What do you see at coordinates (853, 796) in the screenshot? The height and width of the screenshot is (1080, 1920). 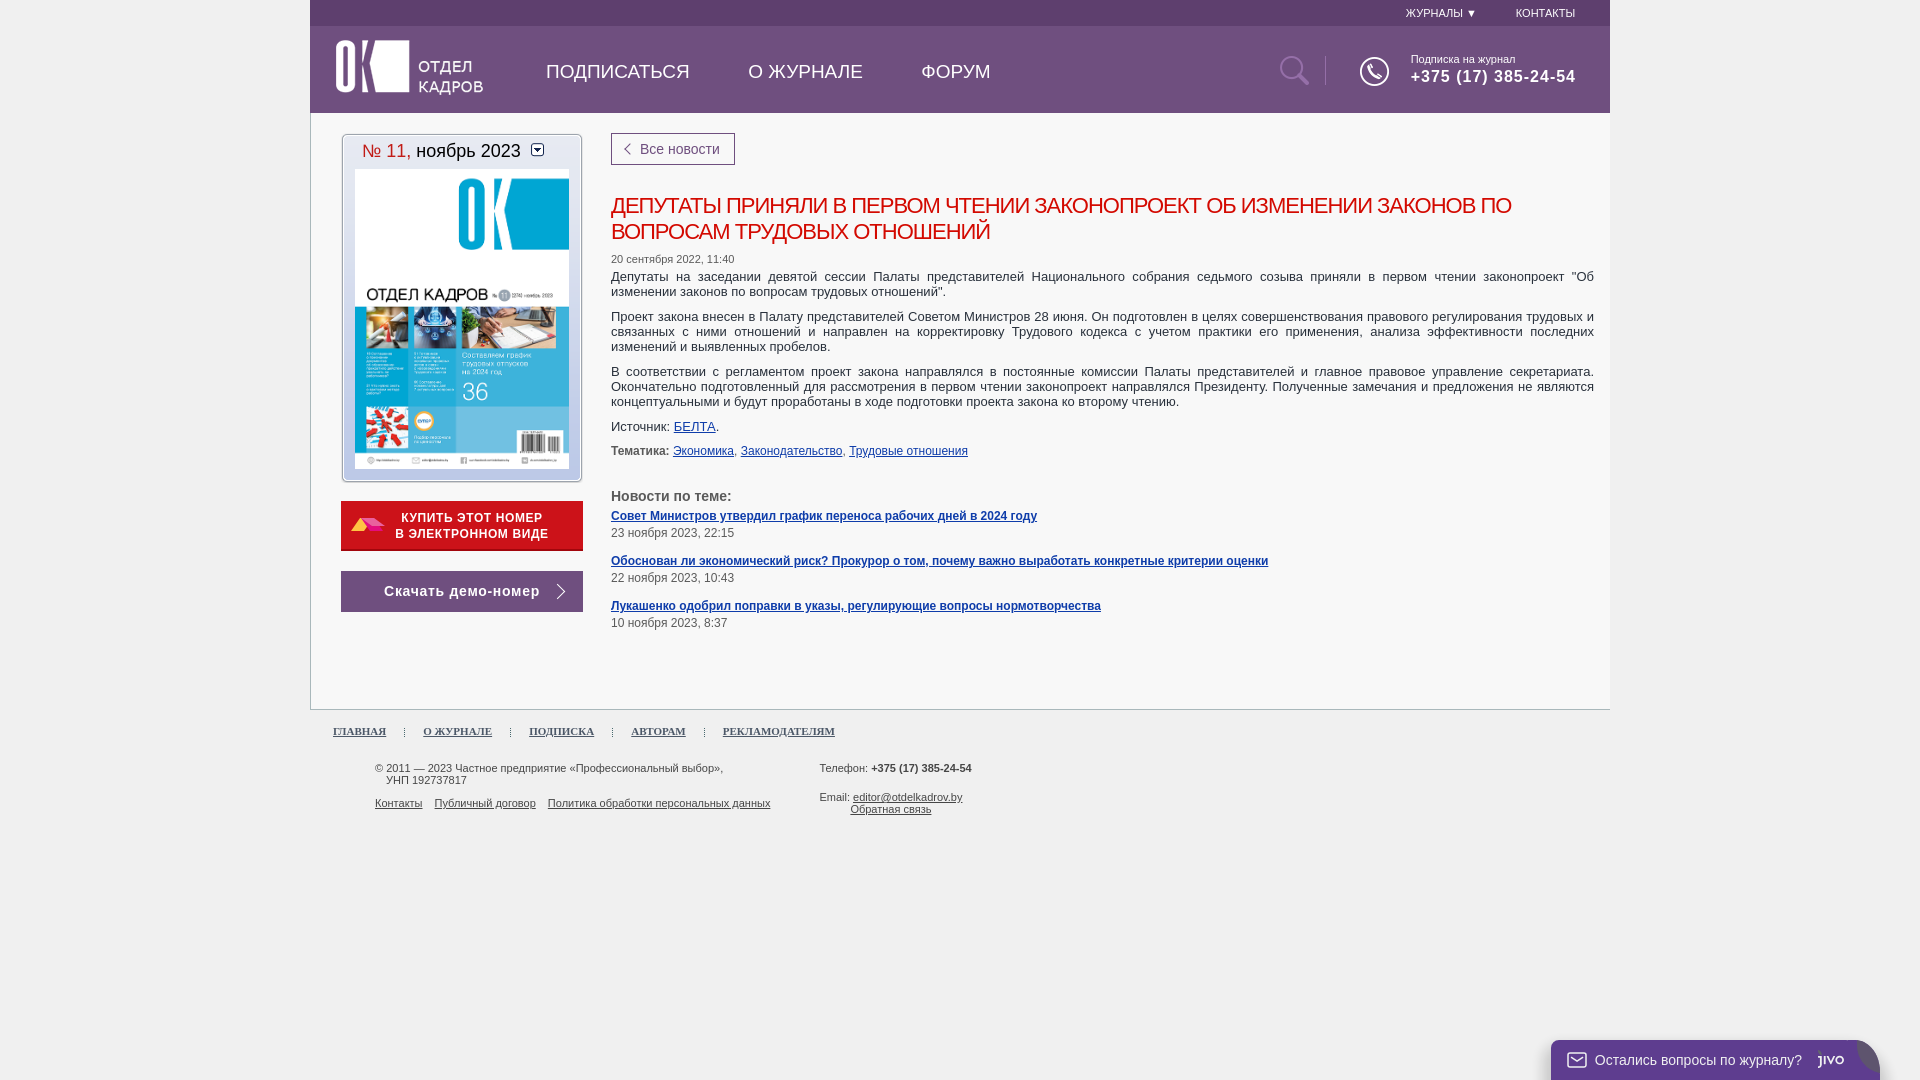 I see `'editor@otdelkadrov.by'` at bounding box center [853, 796].